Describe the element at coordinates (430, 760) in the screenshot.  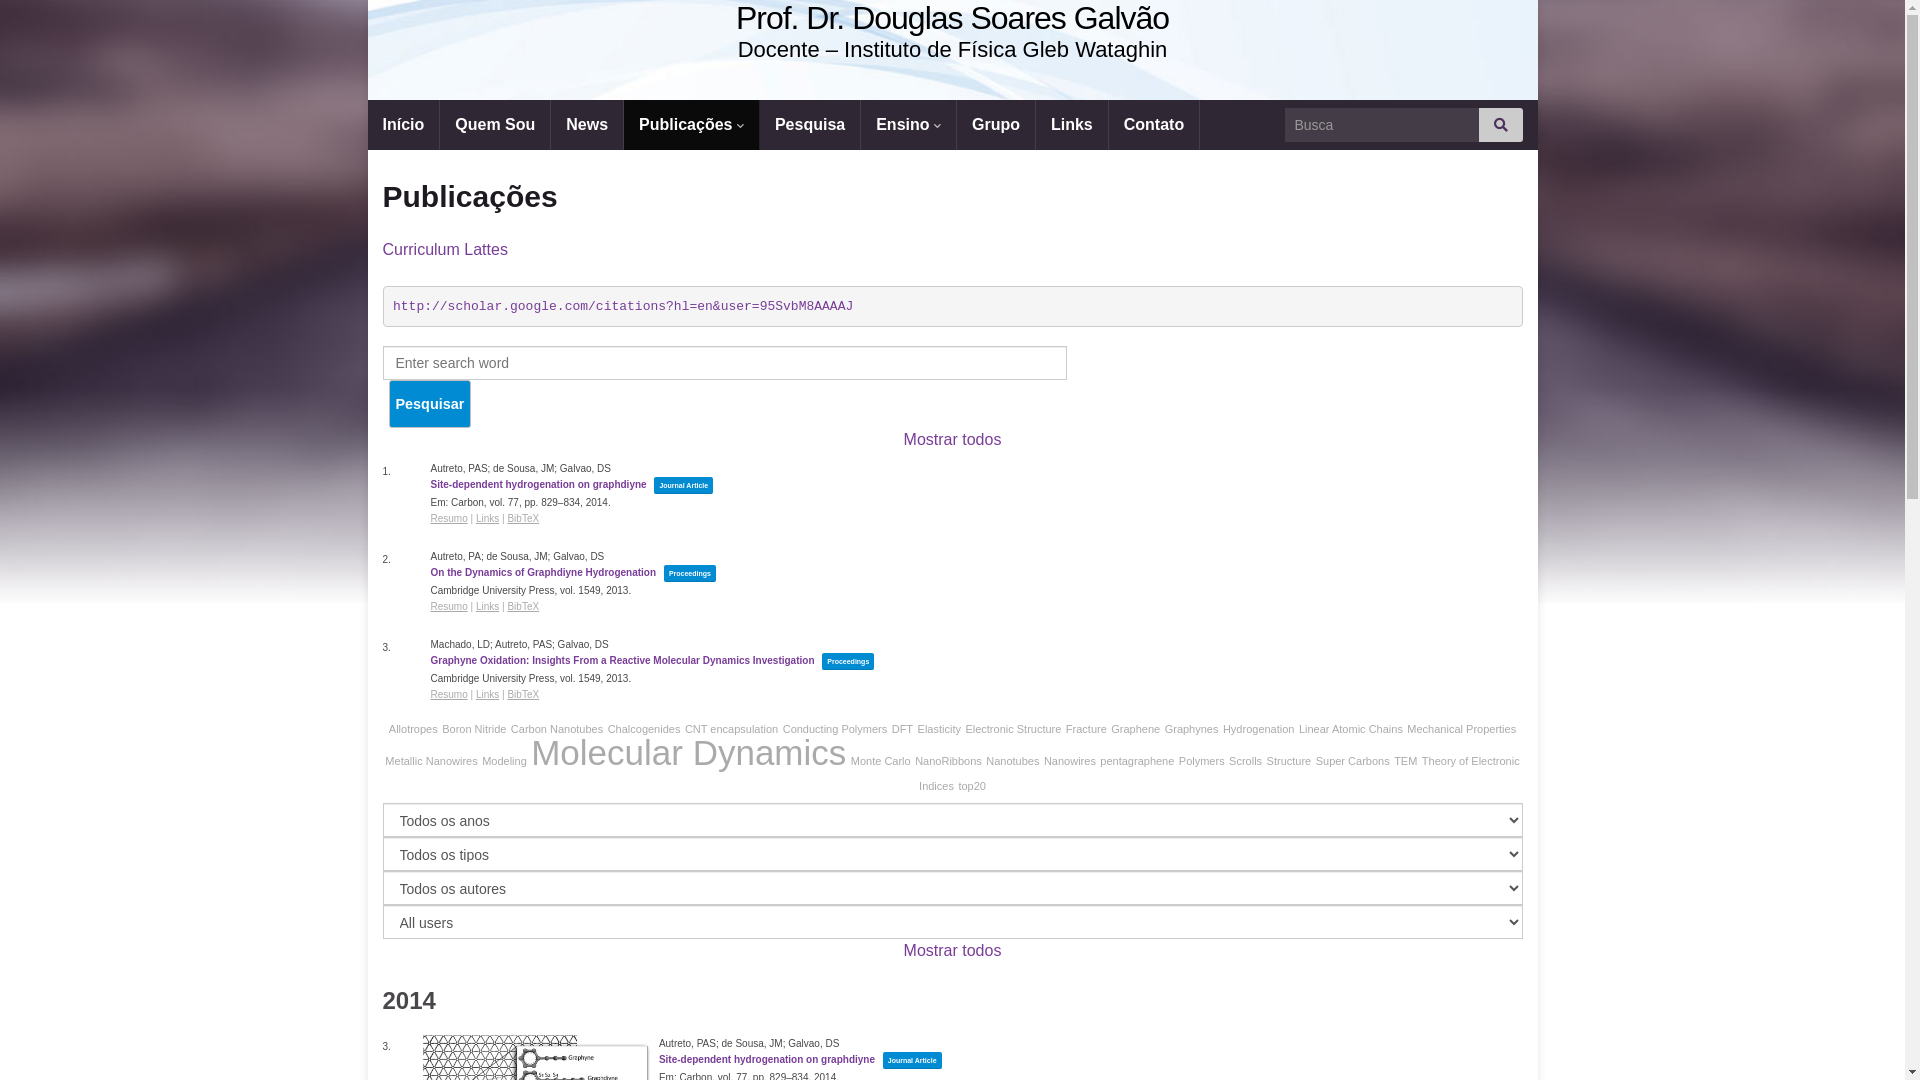
I see `'Metallic Nanowires'` at that location.